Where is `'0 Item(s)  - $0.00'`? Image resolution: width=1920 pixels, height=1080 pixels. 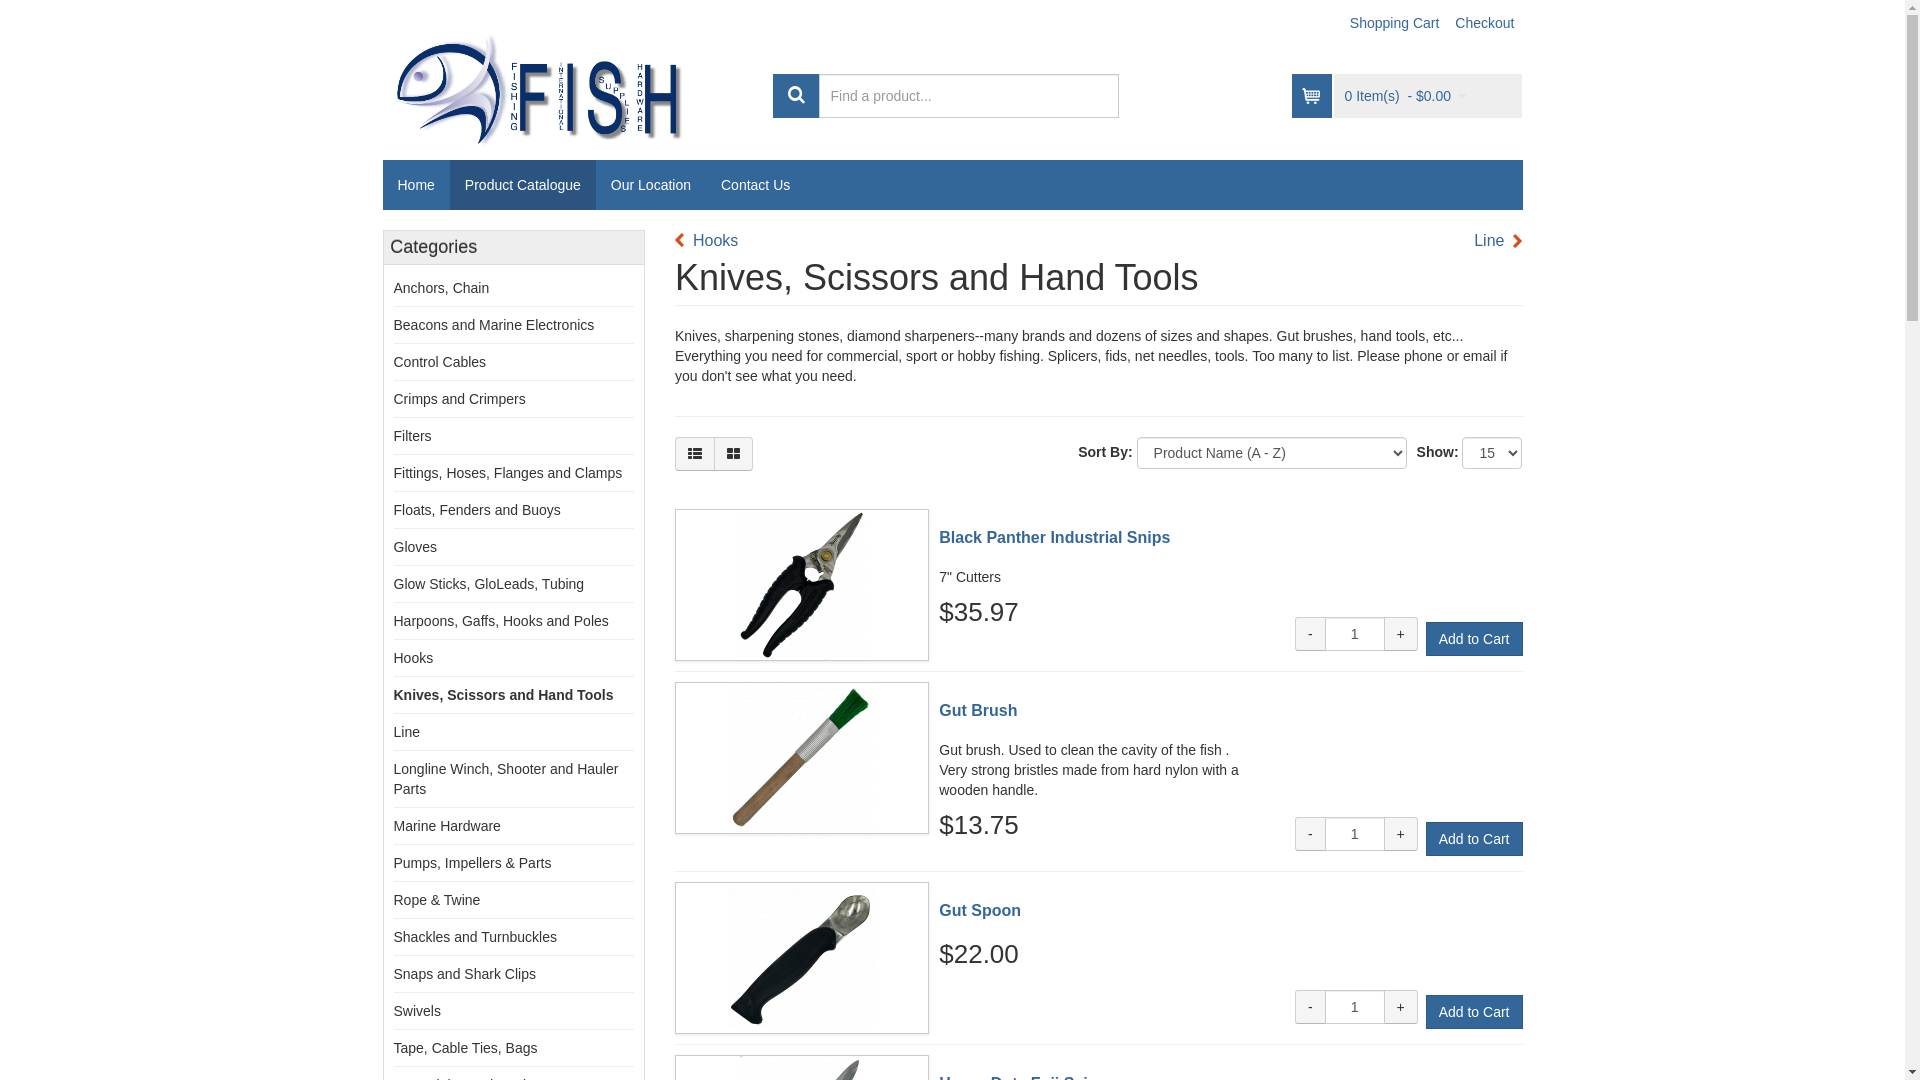 '0 Item(s)  - $0.00' is located at coordinates (1404, 96).